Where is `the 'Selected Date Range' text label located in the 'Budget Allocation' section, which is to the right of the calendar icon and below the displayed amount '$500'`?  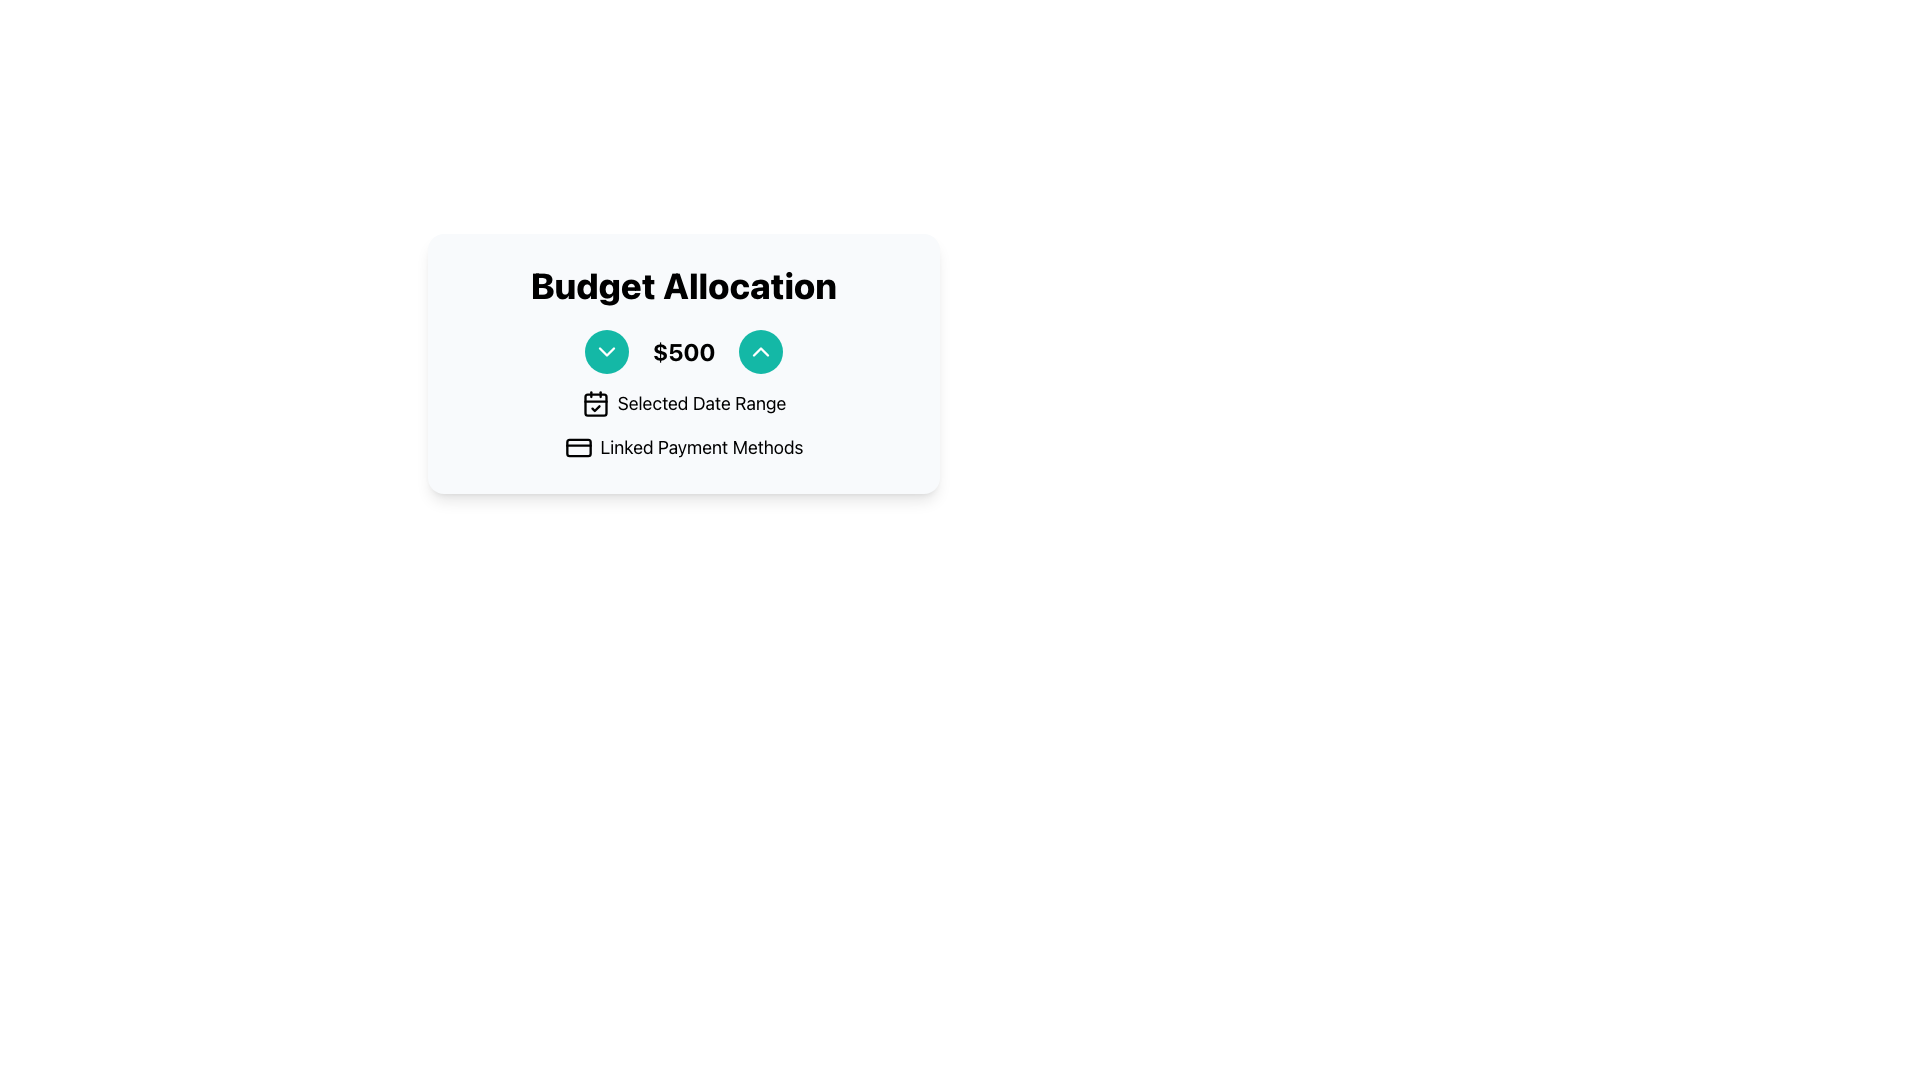
the 'Selected Date Range' text label located in the 'Budget Allocation' section, which is to the right of the calendar icon and below the displayed amount '$500' is located at coordinates (701, 404).